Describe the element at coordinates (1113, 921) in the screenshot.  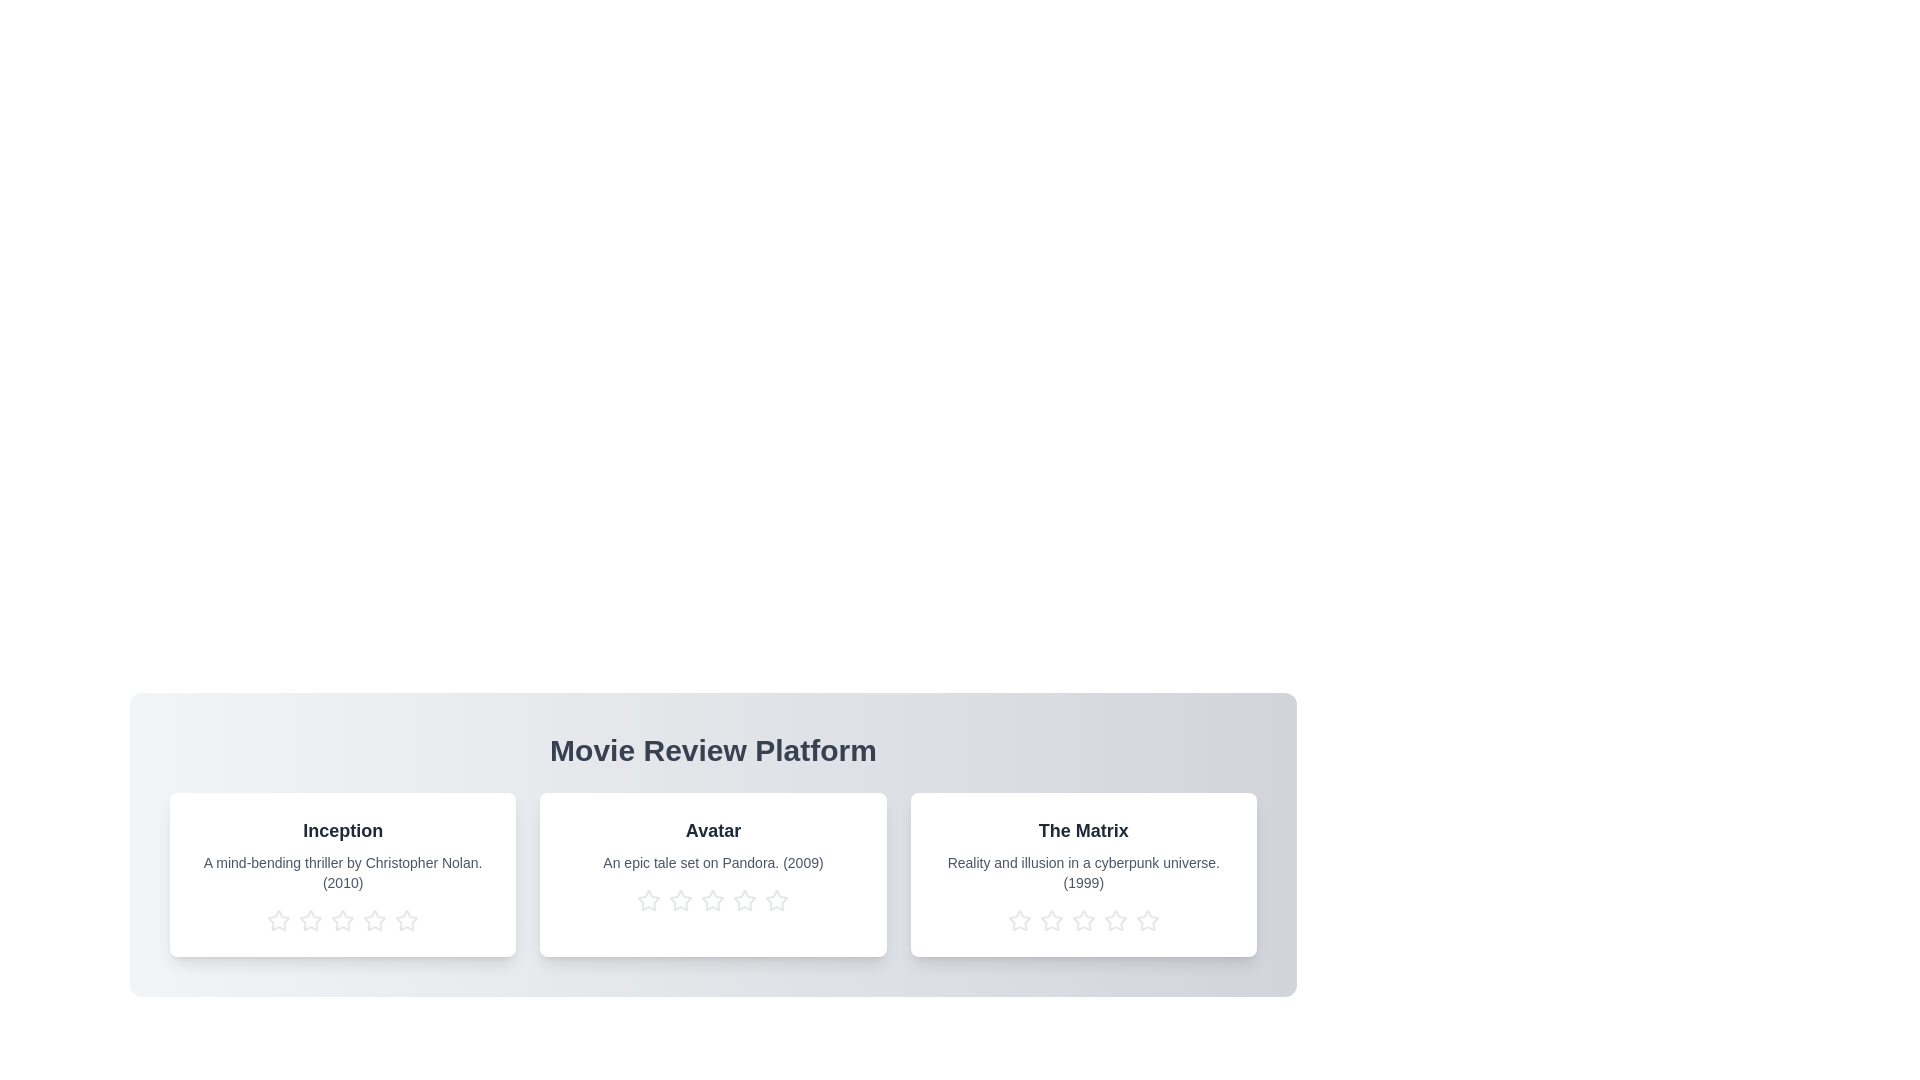
I see `the star corresponding to 4 stars for the movie titled The Matrix` at that location.